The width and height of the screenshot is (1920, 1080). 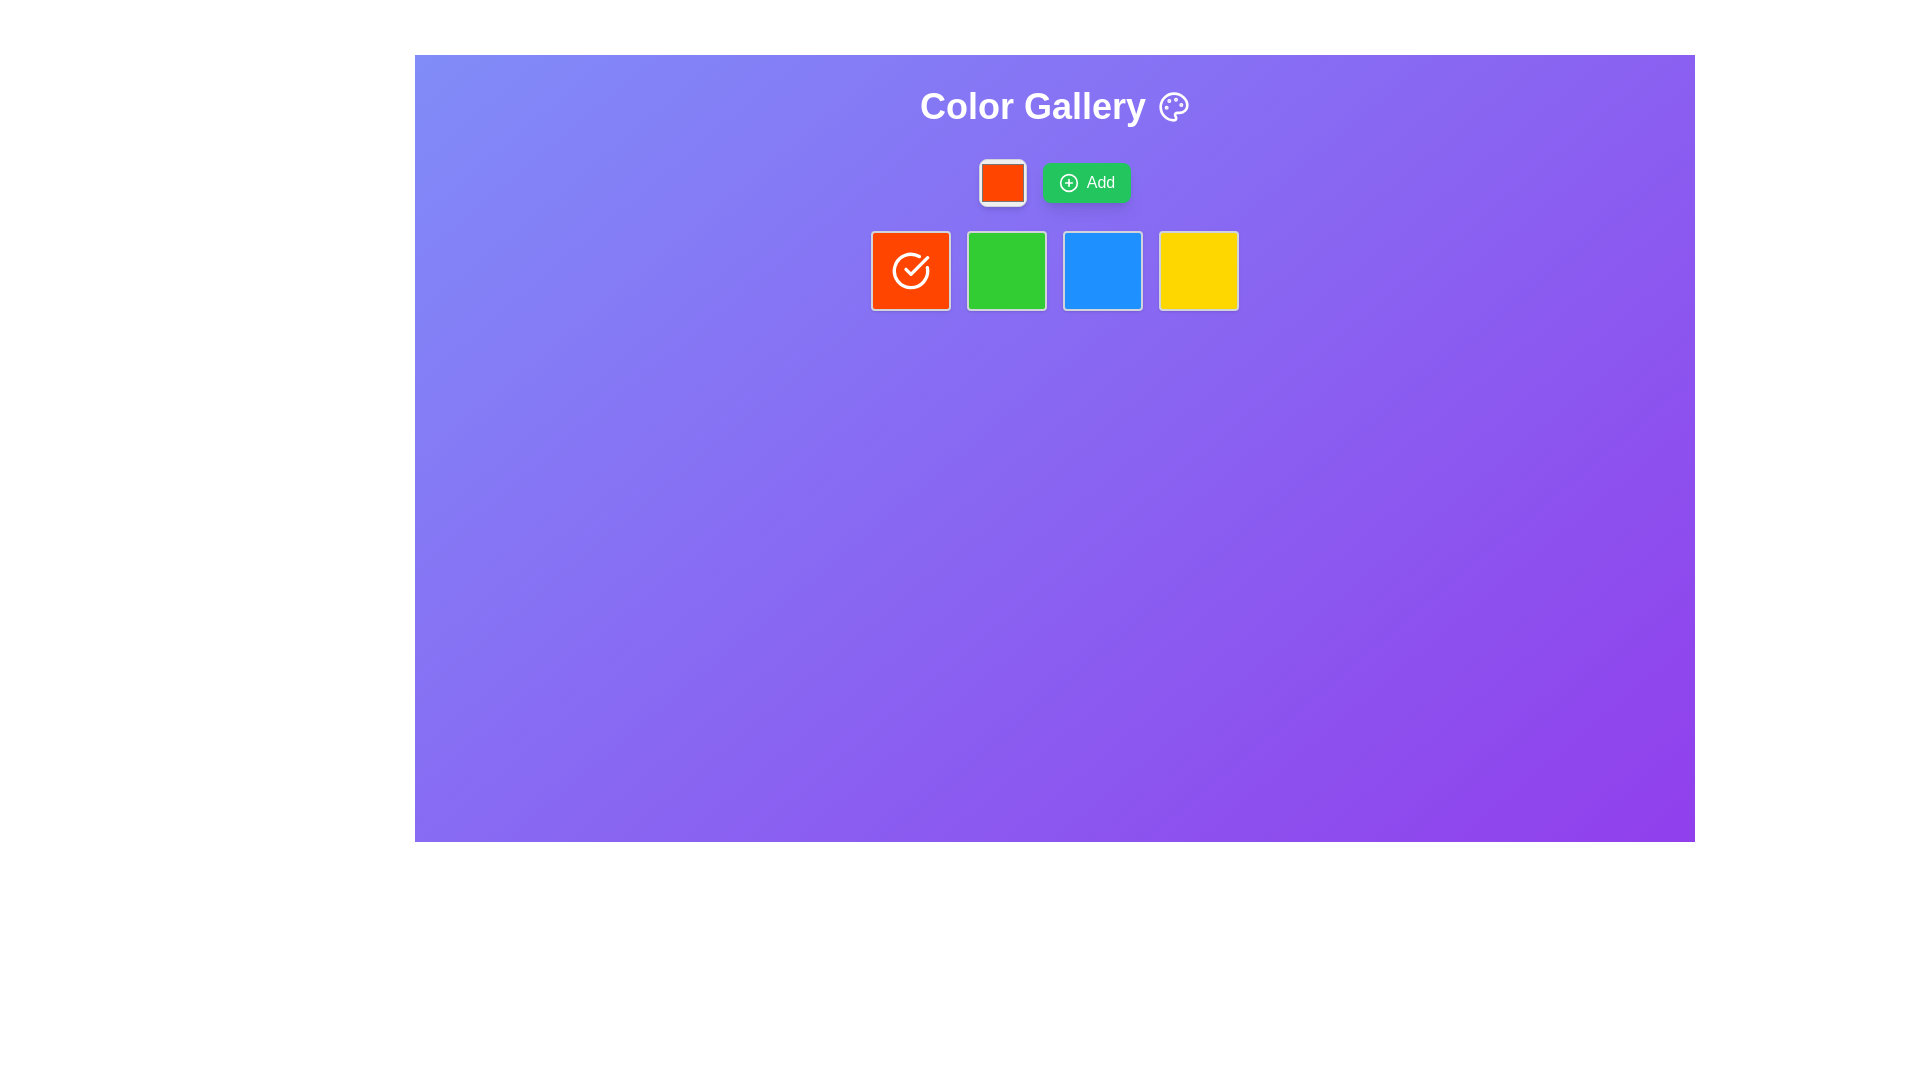 I want to click on the second button in the 'Color Gallery' section, located to the right of the red square-shaped color picker, so click(x=1085, y=182).